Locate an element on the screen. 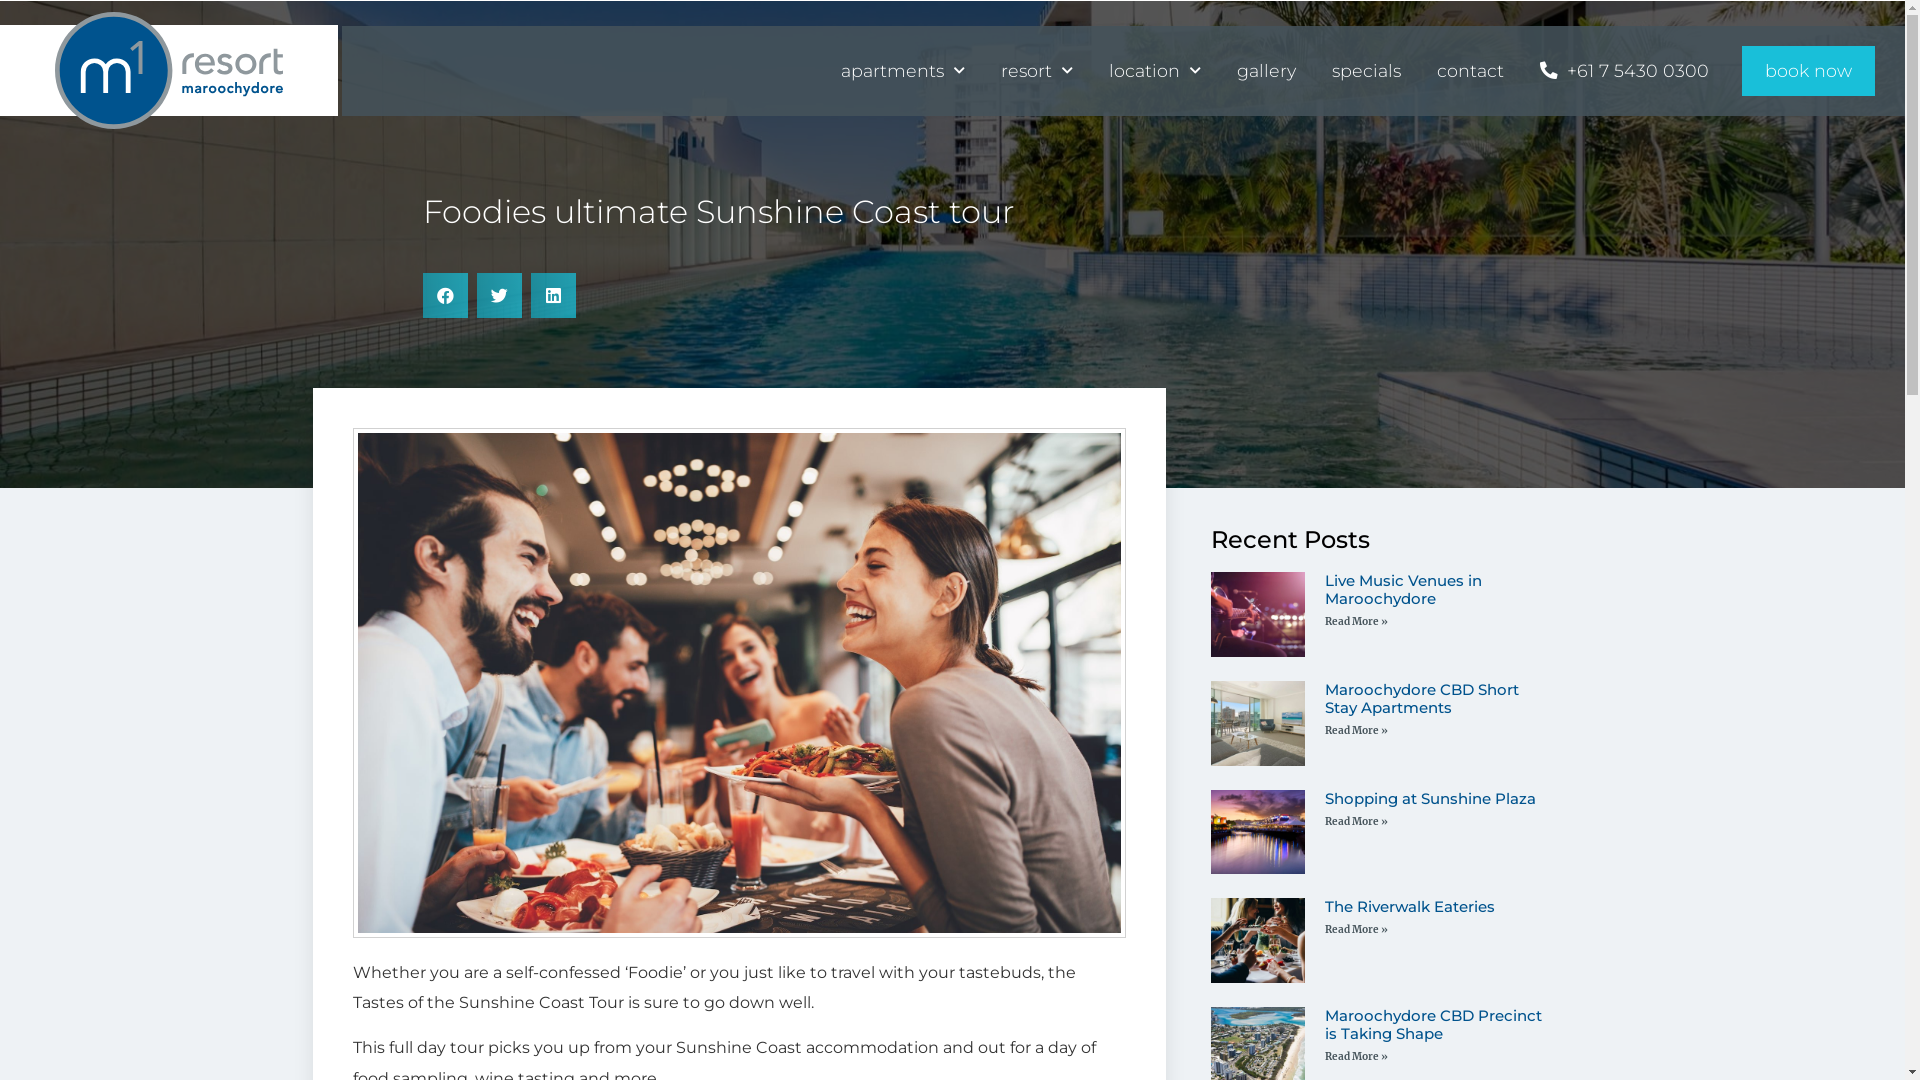 The width and height of the screenshot is (1920, 1080). 'Live Music Venues in Maroochydore' is located at coordinates (1324, 588).